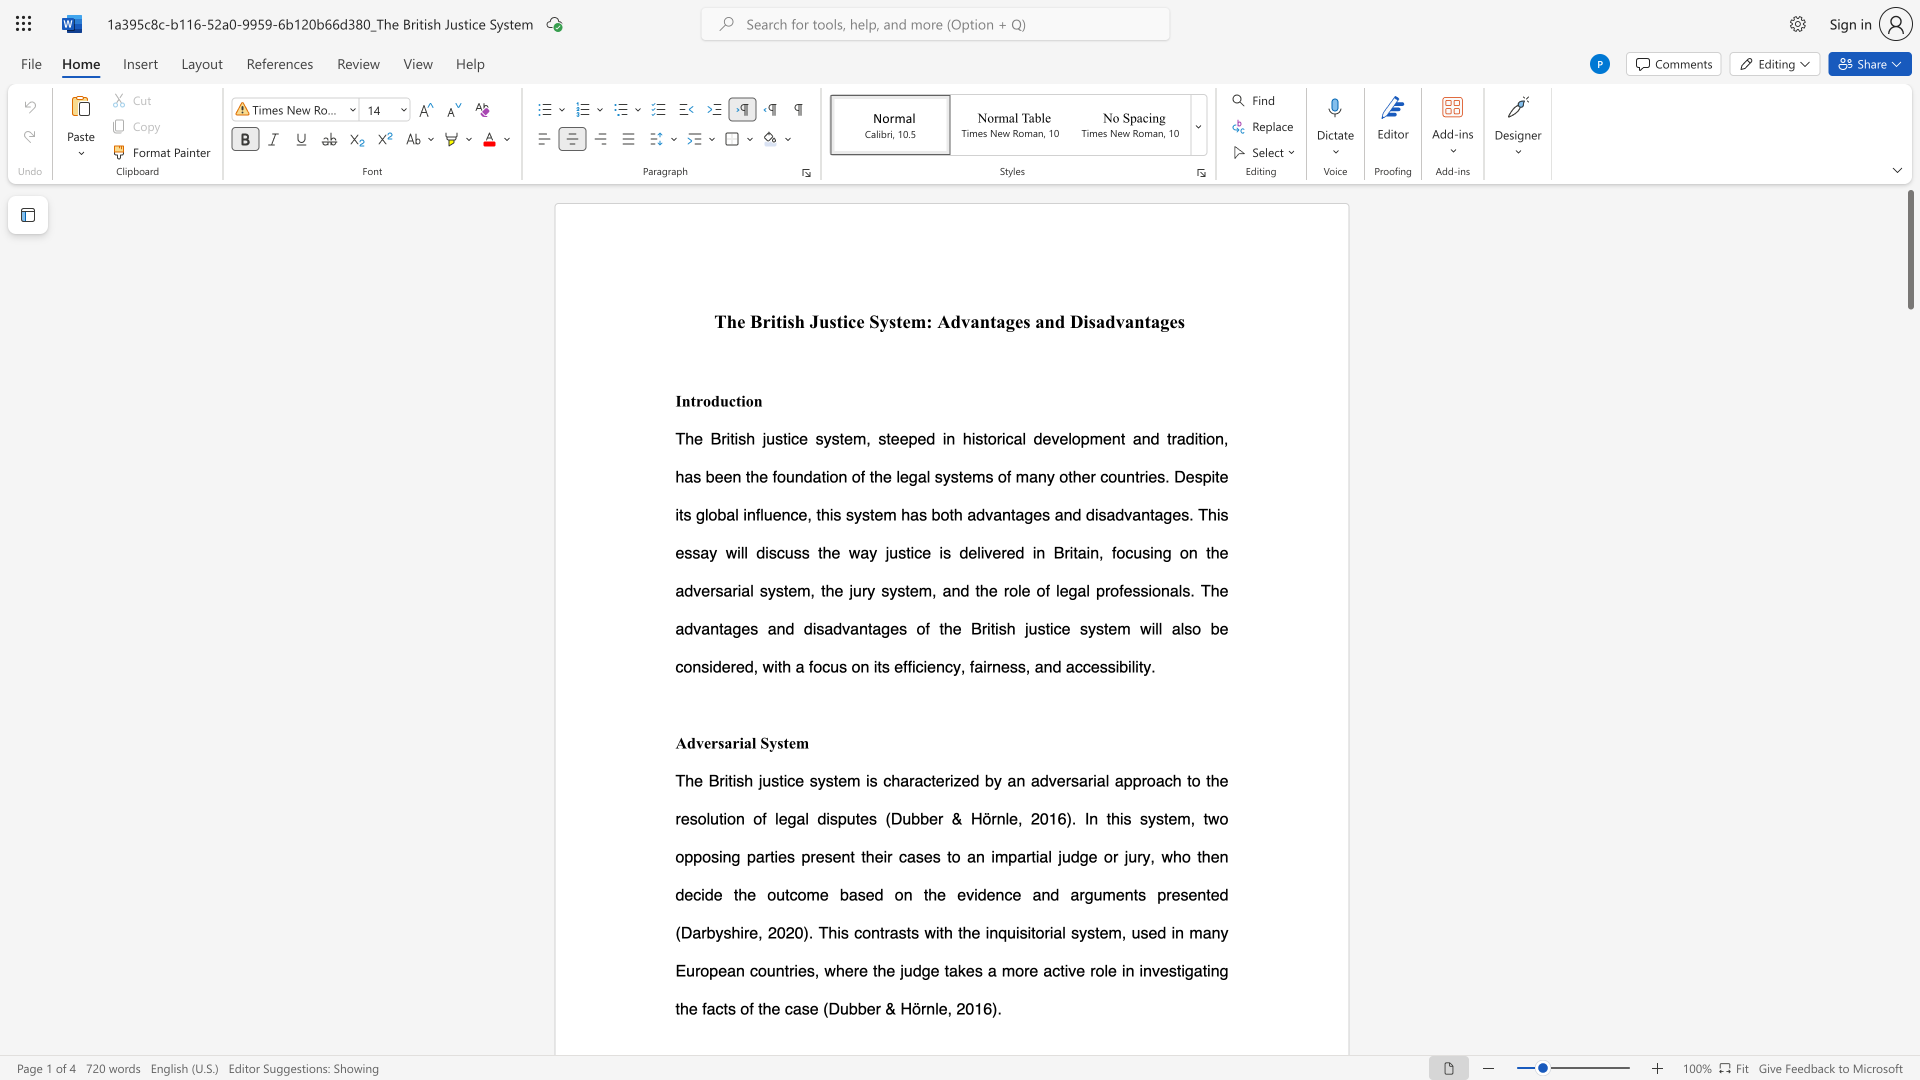 The image size is (1920, 1080). Describe the element at coordinates (1909, 499) in the screenshot. I see `the scrollbar on the right to move the page downward` at that location.